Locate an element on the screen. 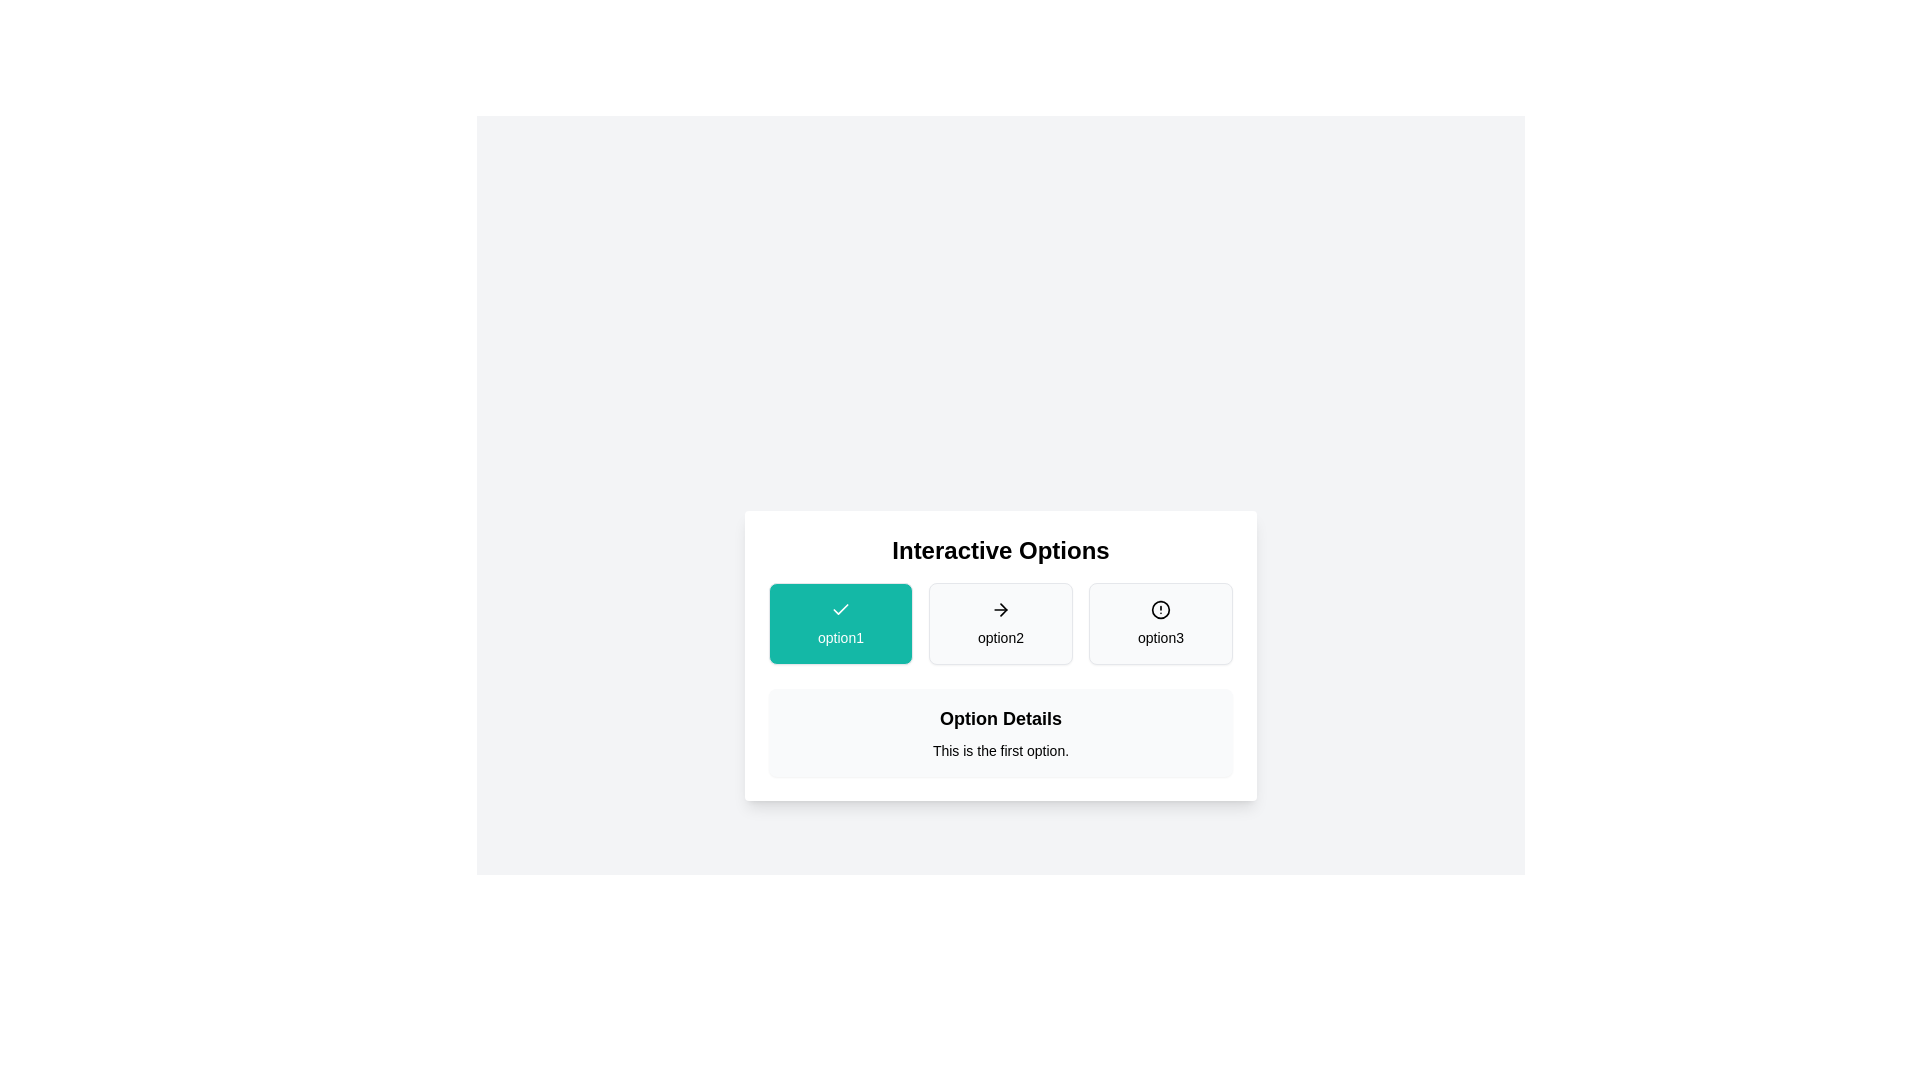 The image size is (1920, 1080). the first button in a horizontal layout of three buttons, positioned on the leftmost side of the group is located at coordinates (840, 623).